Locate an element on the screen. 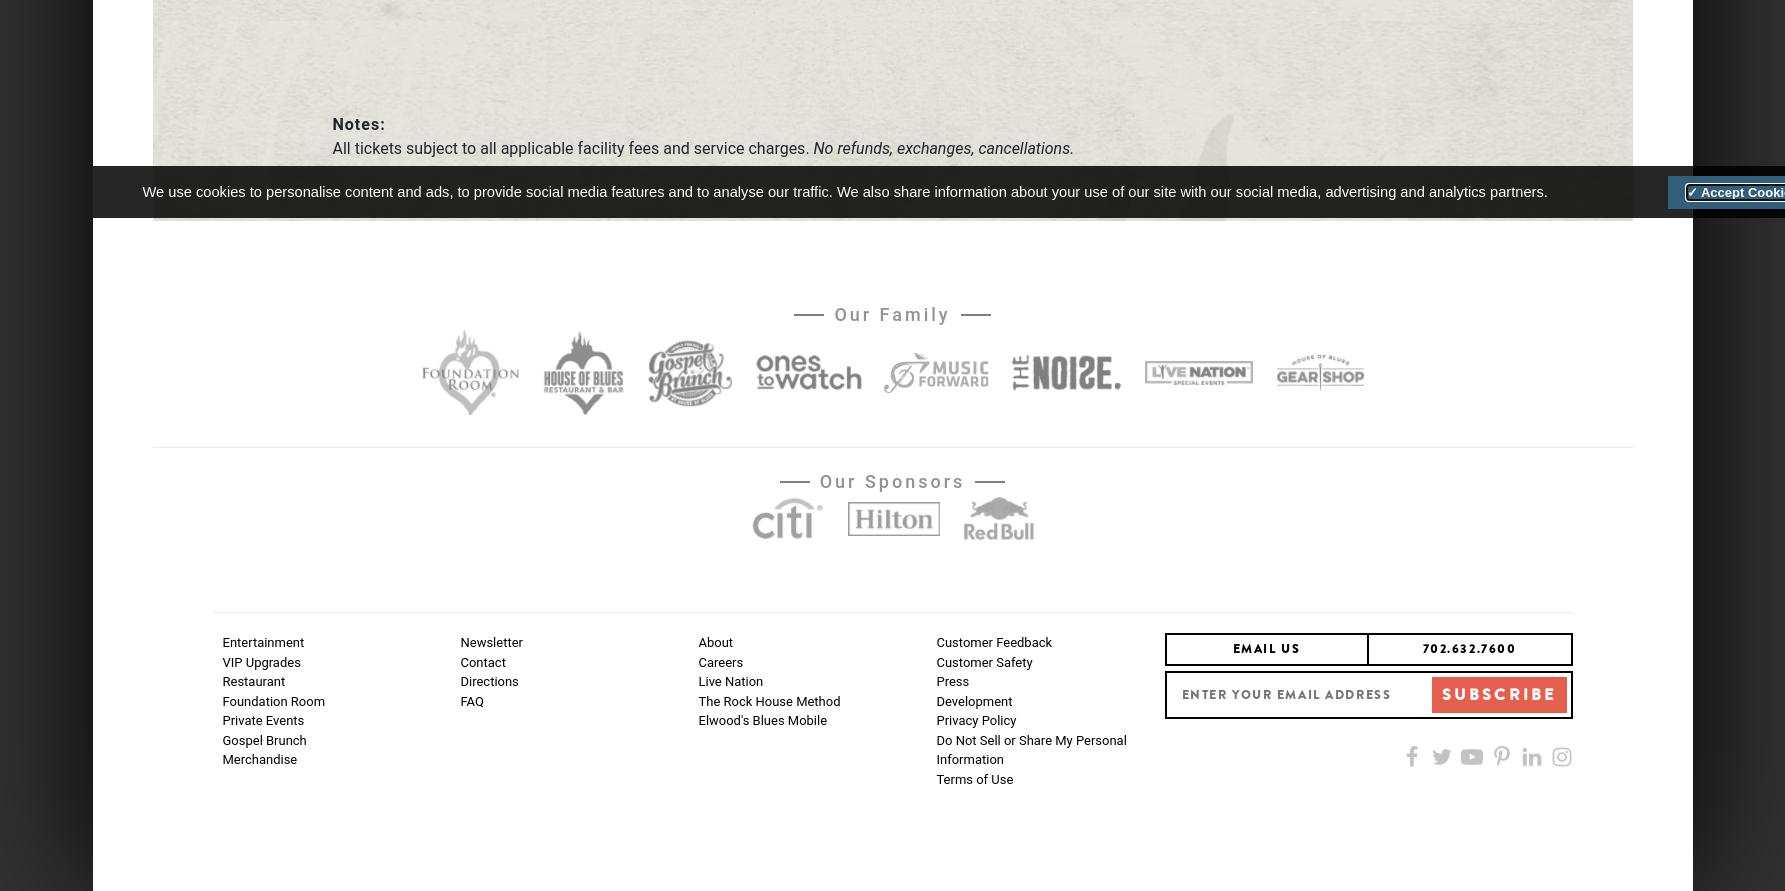 Image resolution: width=1785 pixels, height=891 pixels. 'Development' is located at coordinates (973, 699).